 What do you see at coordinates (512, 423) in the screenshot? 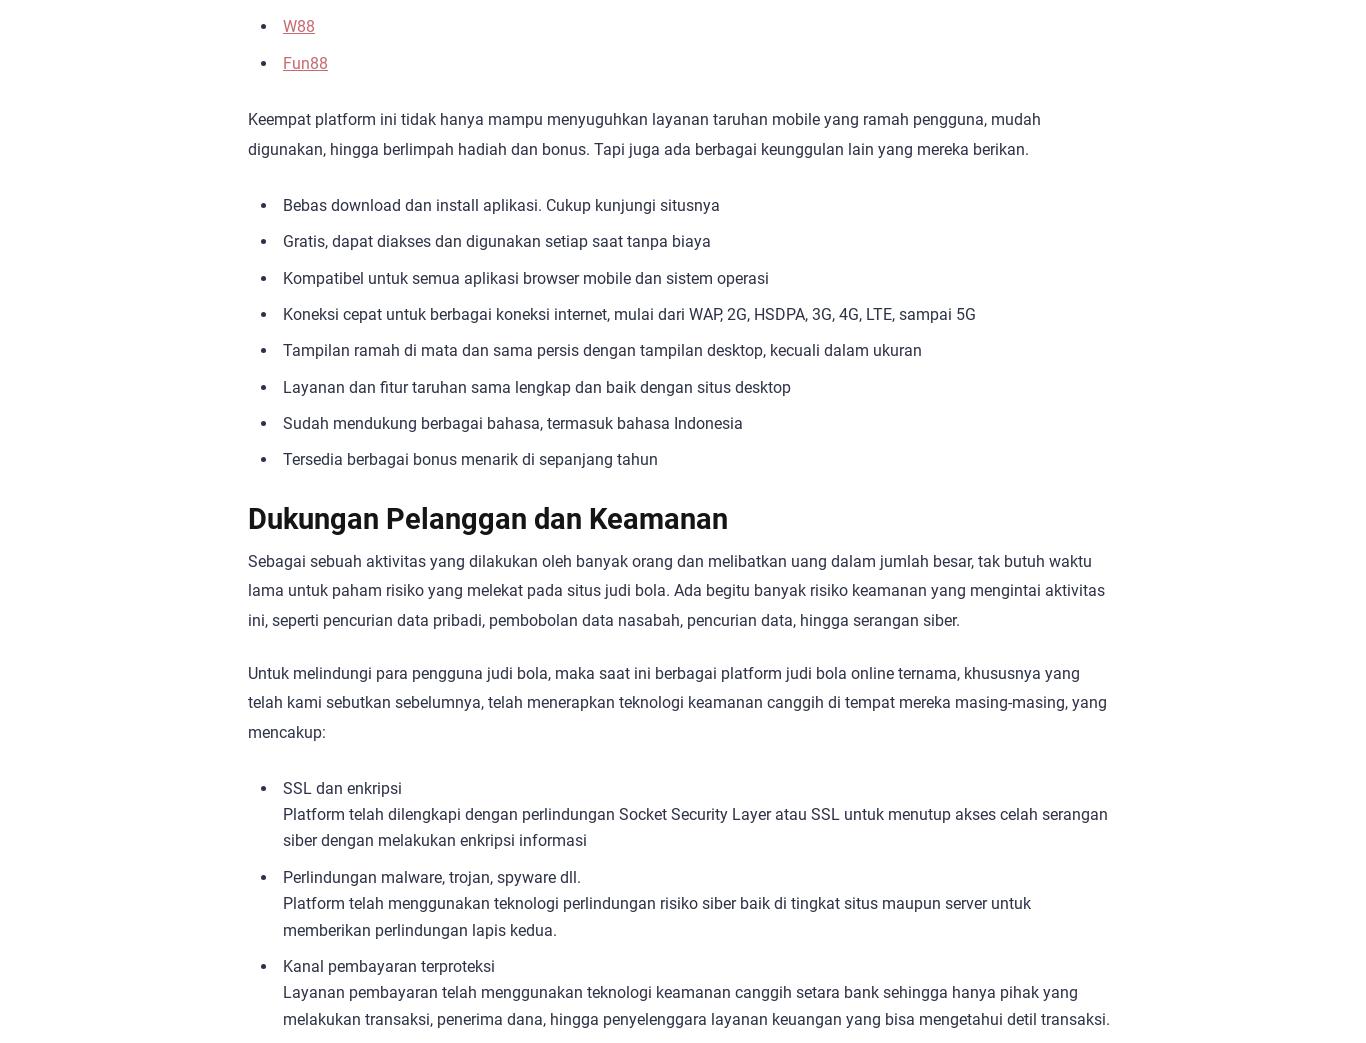
I see `'Sudah mendukung berbagai bahasa, termasuk bahasa Indonesia'` at bounding box center [512, 423].